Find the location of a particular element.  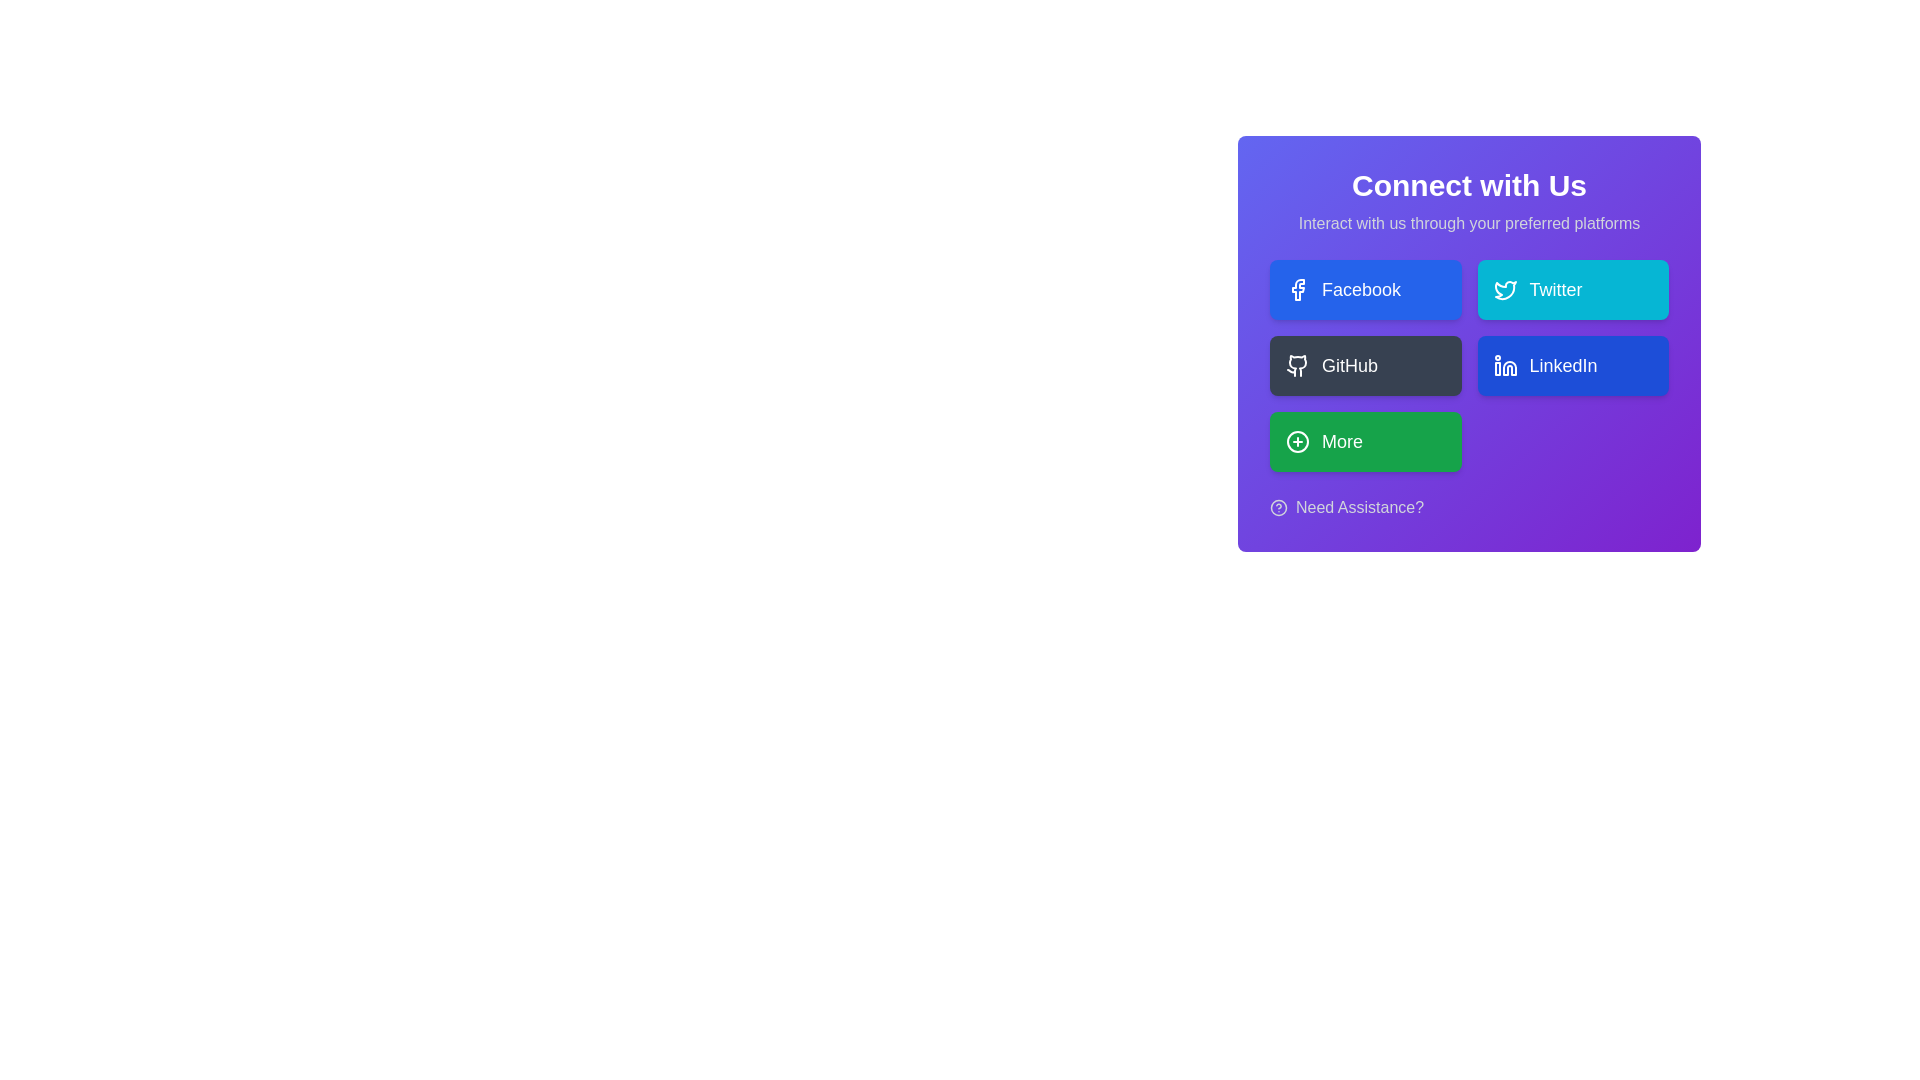

the SVG icon resembling a circle with a plus sign, which is located within the green rectangular button labeled 'More' in the bottom row of buttons is located at coordinates (1297, 441).